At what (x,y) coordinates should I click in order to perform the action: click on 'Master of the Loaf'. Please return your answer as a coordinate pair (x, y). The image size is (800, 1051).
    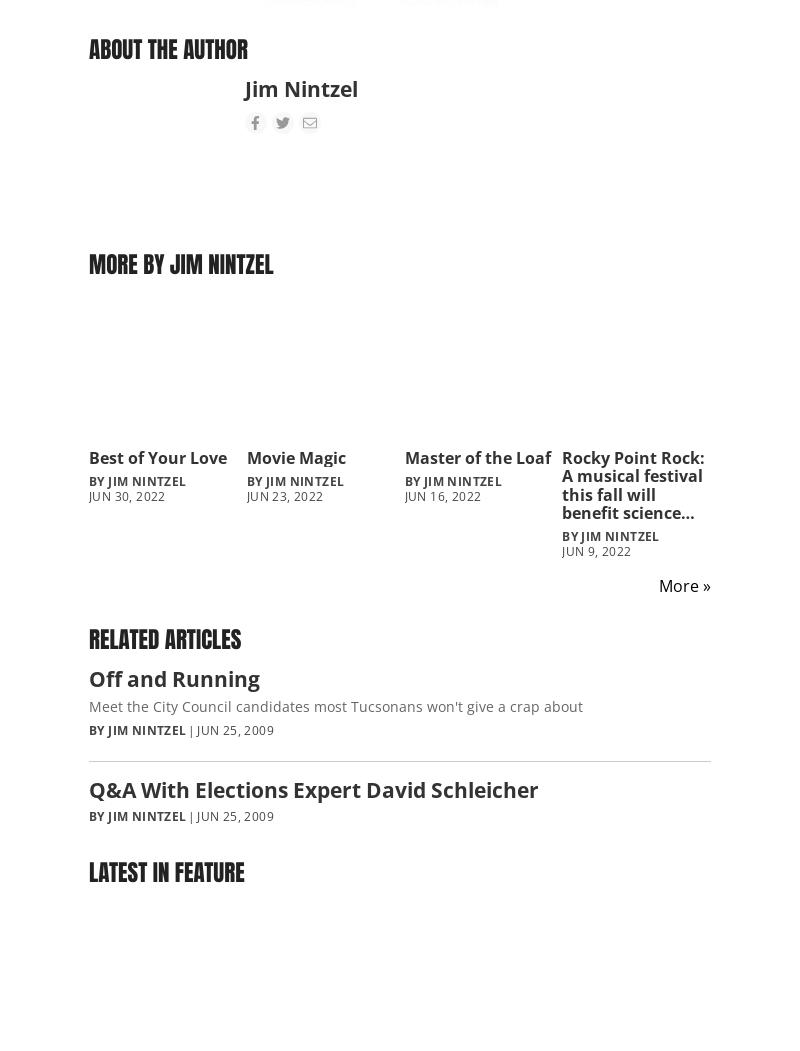
    Looking at the image, I should click on (404, 455).